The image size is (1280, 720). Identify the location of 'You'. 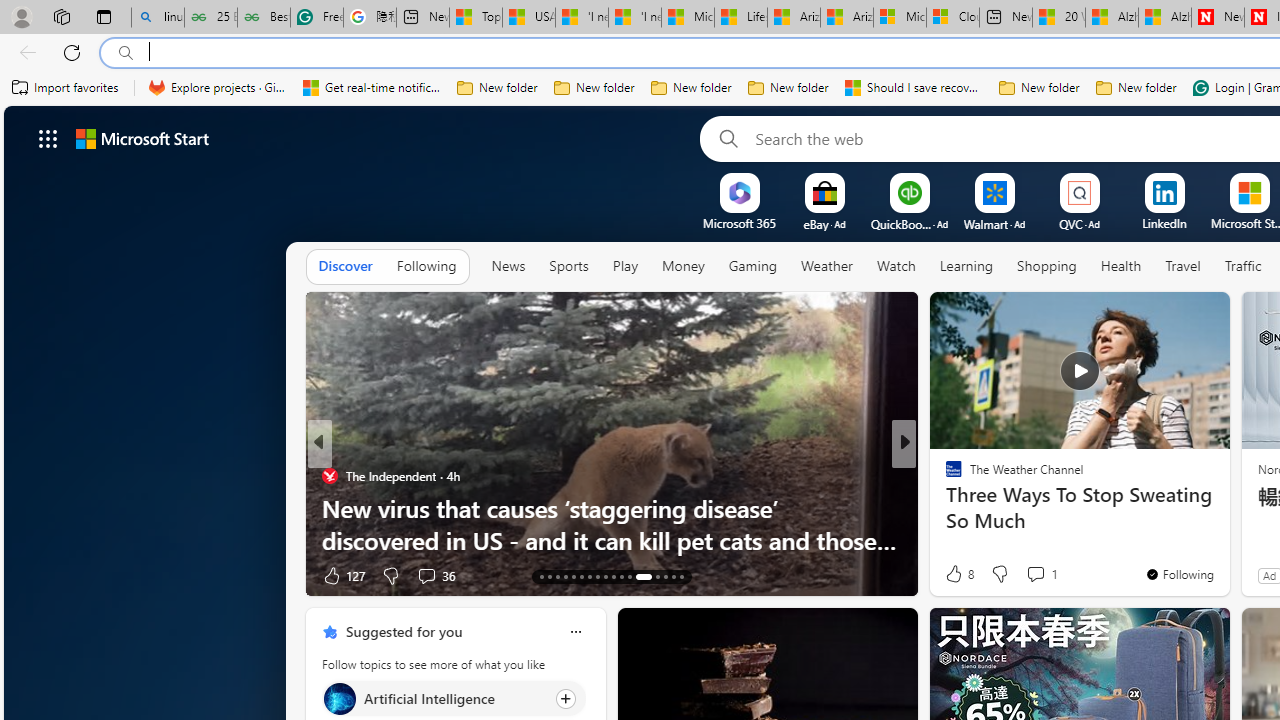
(1179, 573).